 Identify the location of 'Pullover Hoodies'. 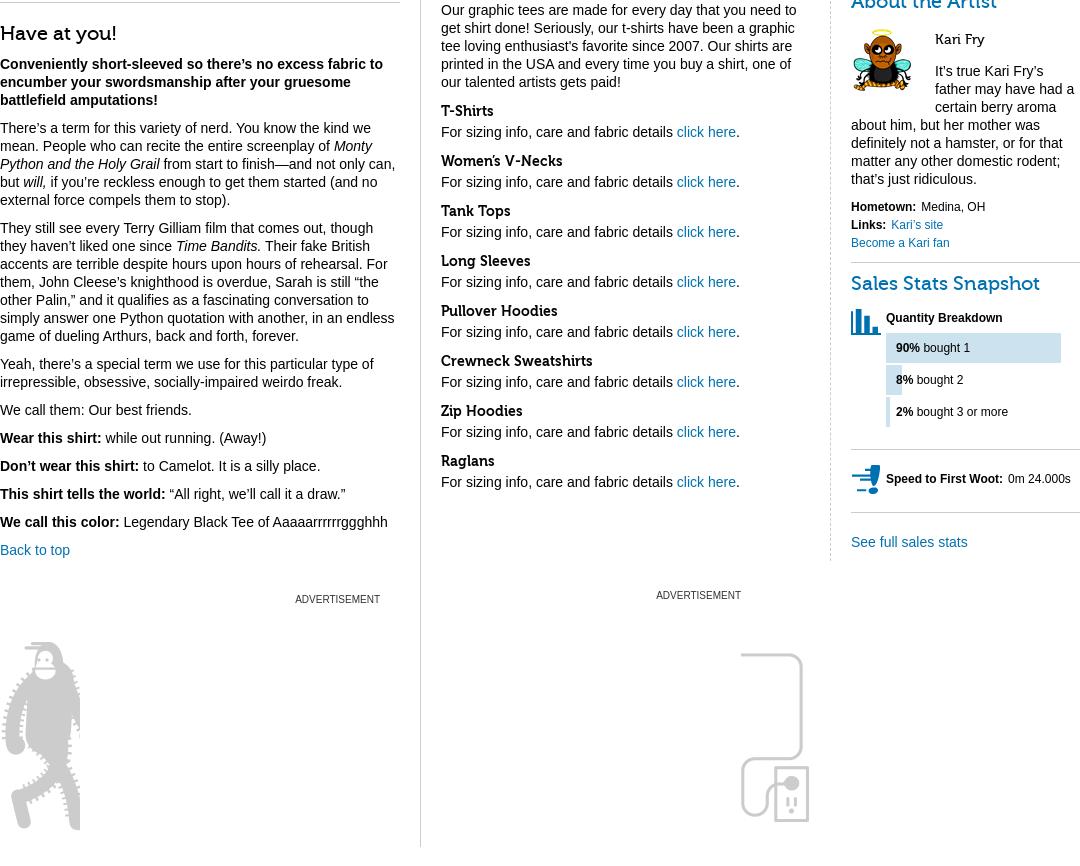
(498, 310).